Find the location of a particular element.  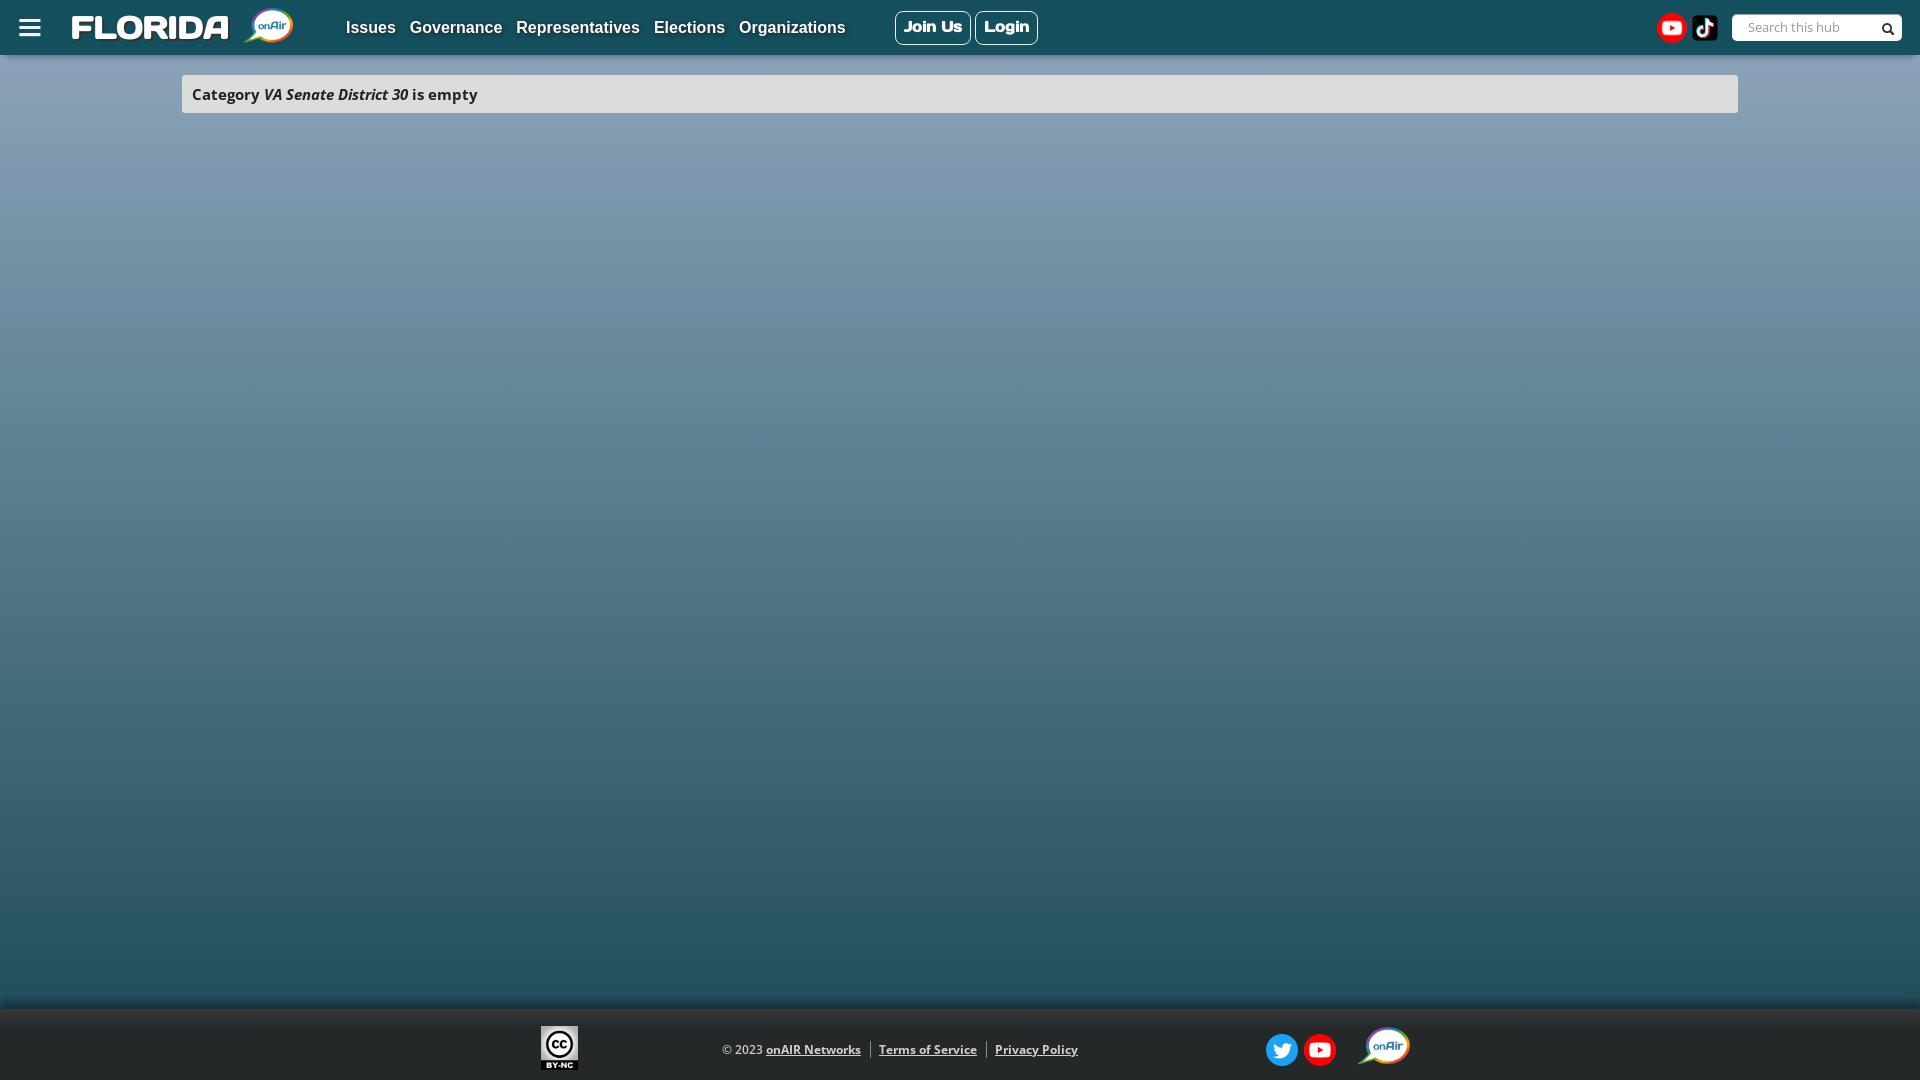

'Join Us' is located at coordinates (931, 27).